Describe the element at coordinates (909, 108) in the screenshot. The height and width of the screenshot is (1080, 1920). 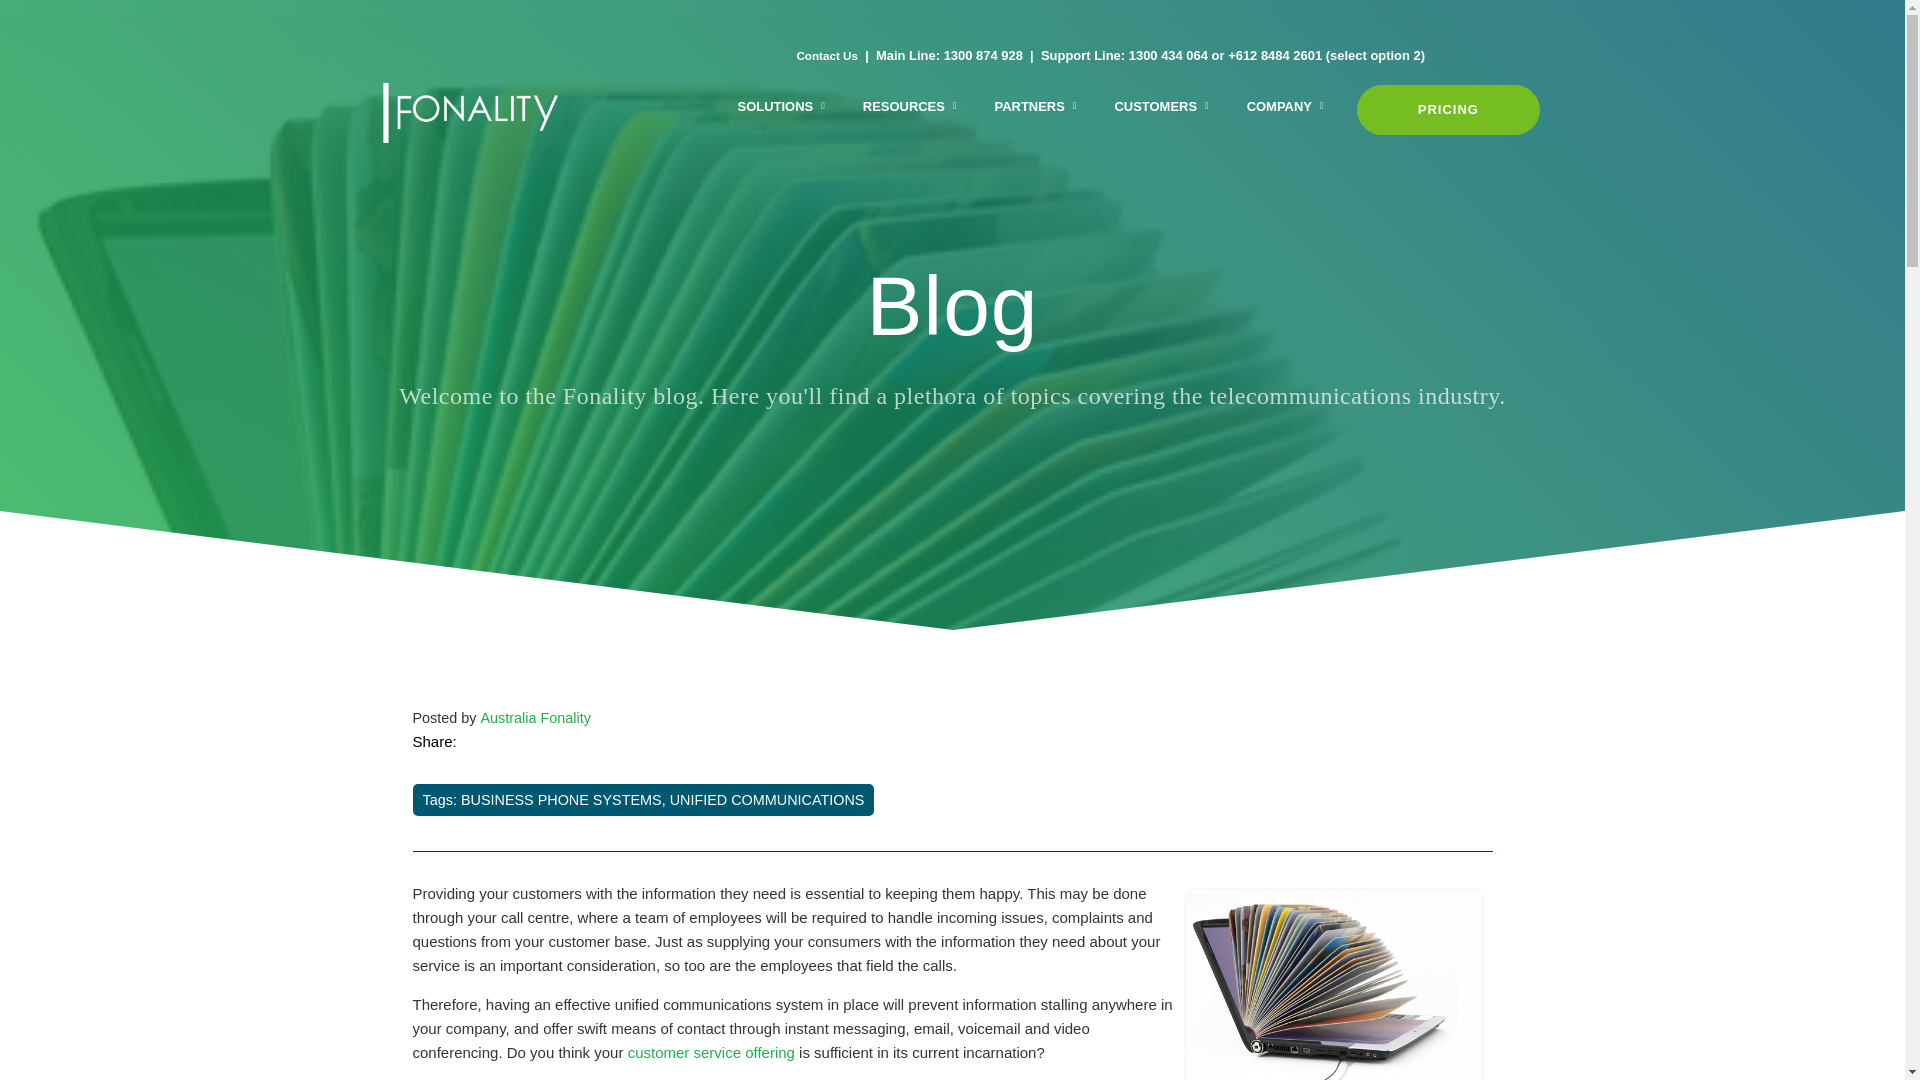
I see `'RESOURCES'` at that location.